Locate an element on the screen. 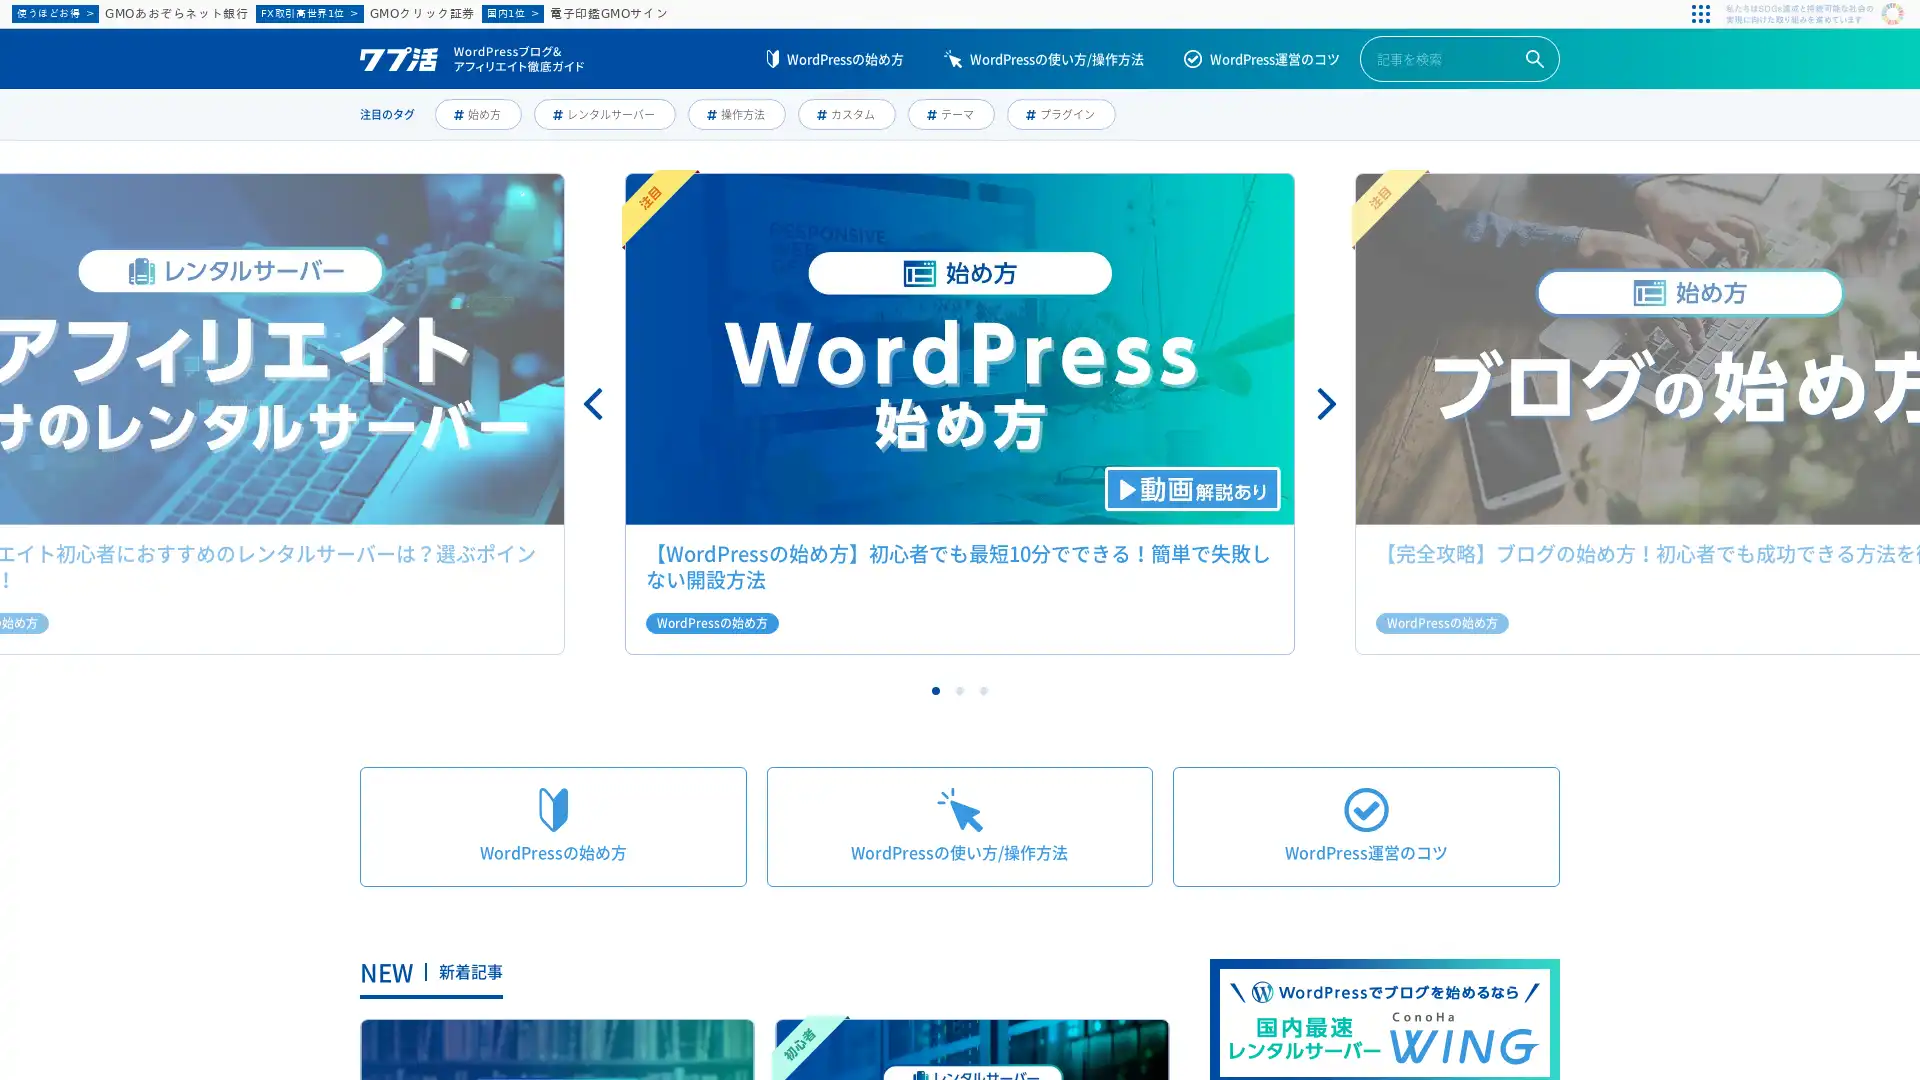 This screenshot has width=1920, height=1080. Previous is located at coordinates (594, 404).